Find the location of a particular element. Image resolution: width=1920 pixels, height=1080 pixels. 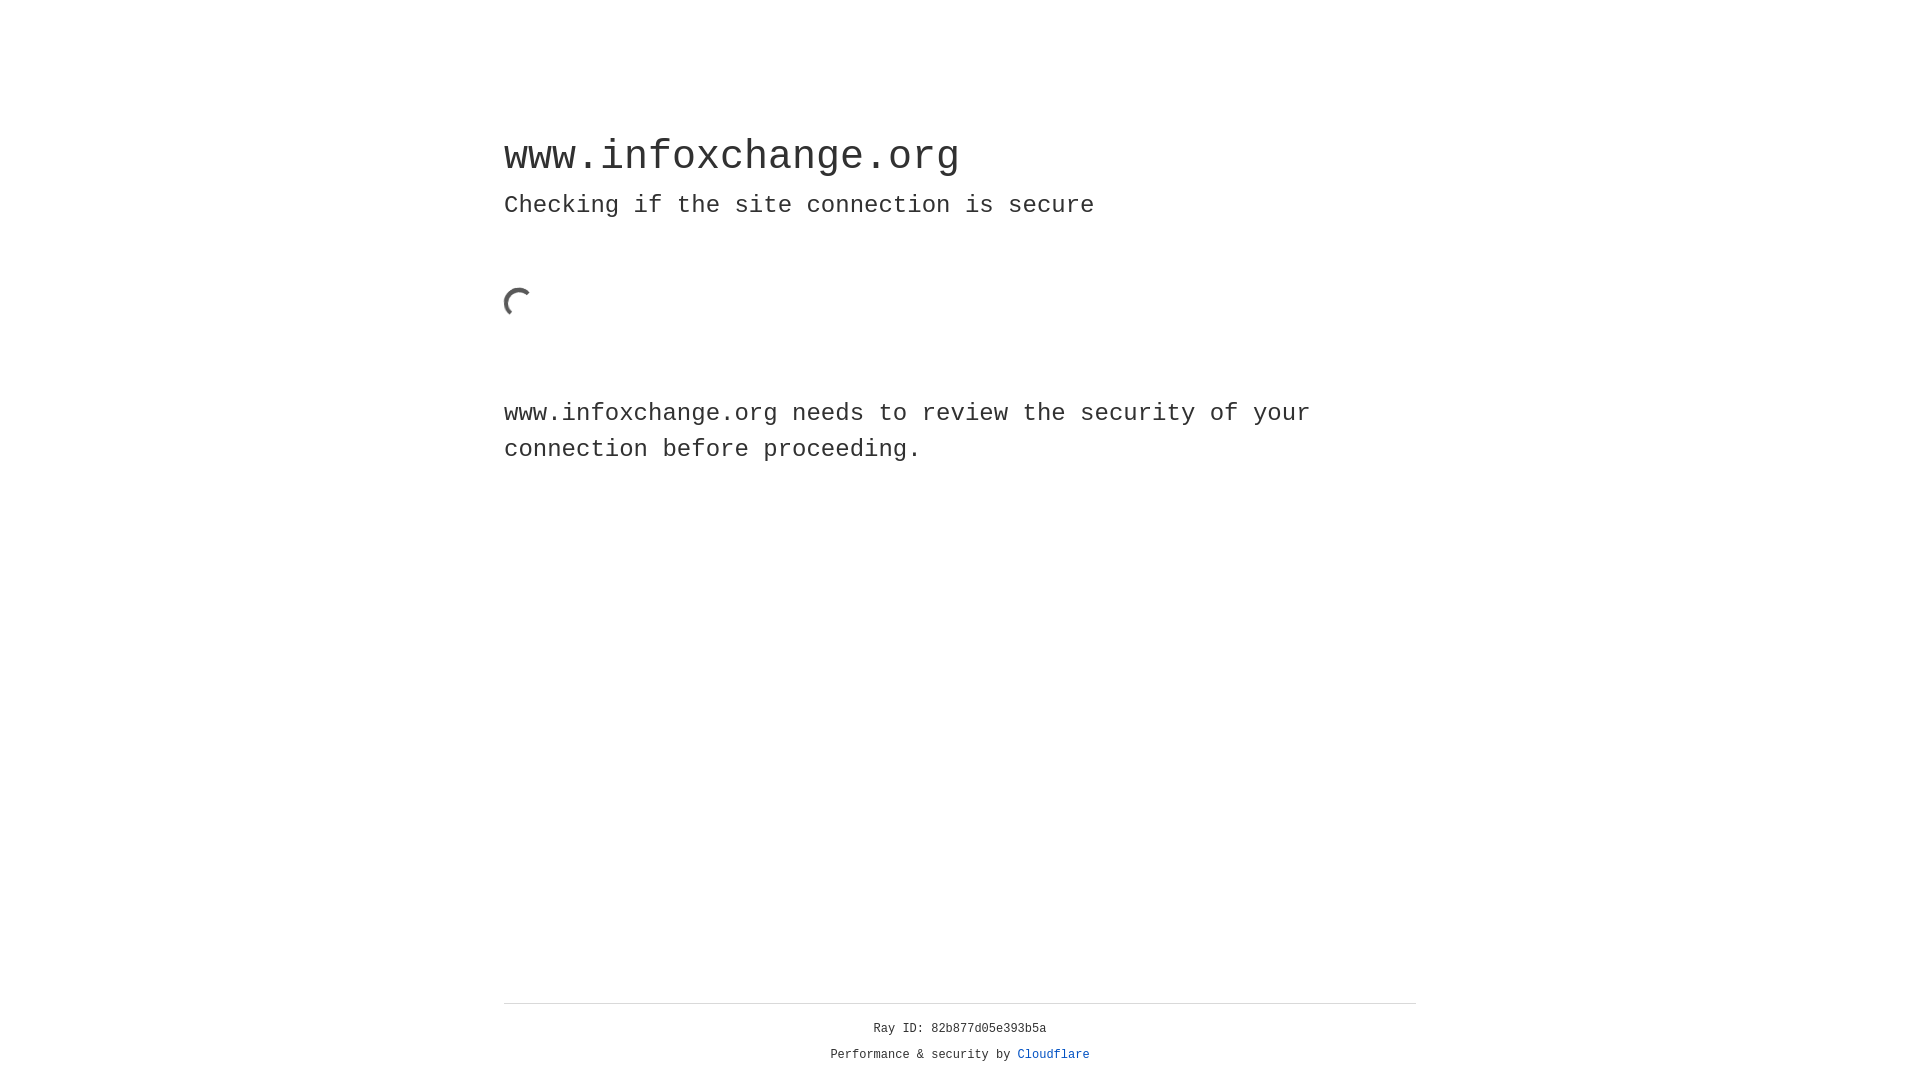

'Cloudflare' is located at coordinates (1053, 1054).